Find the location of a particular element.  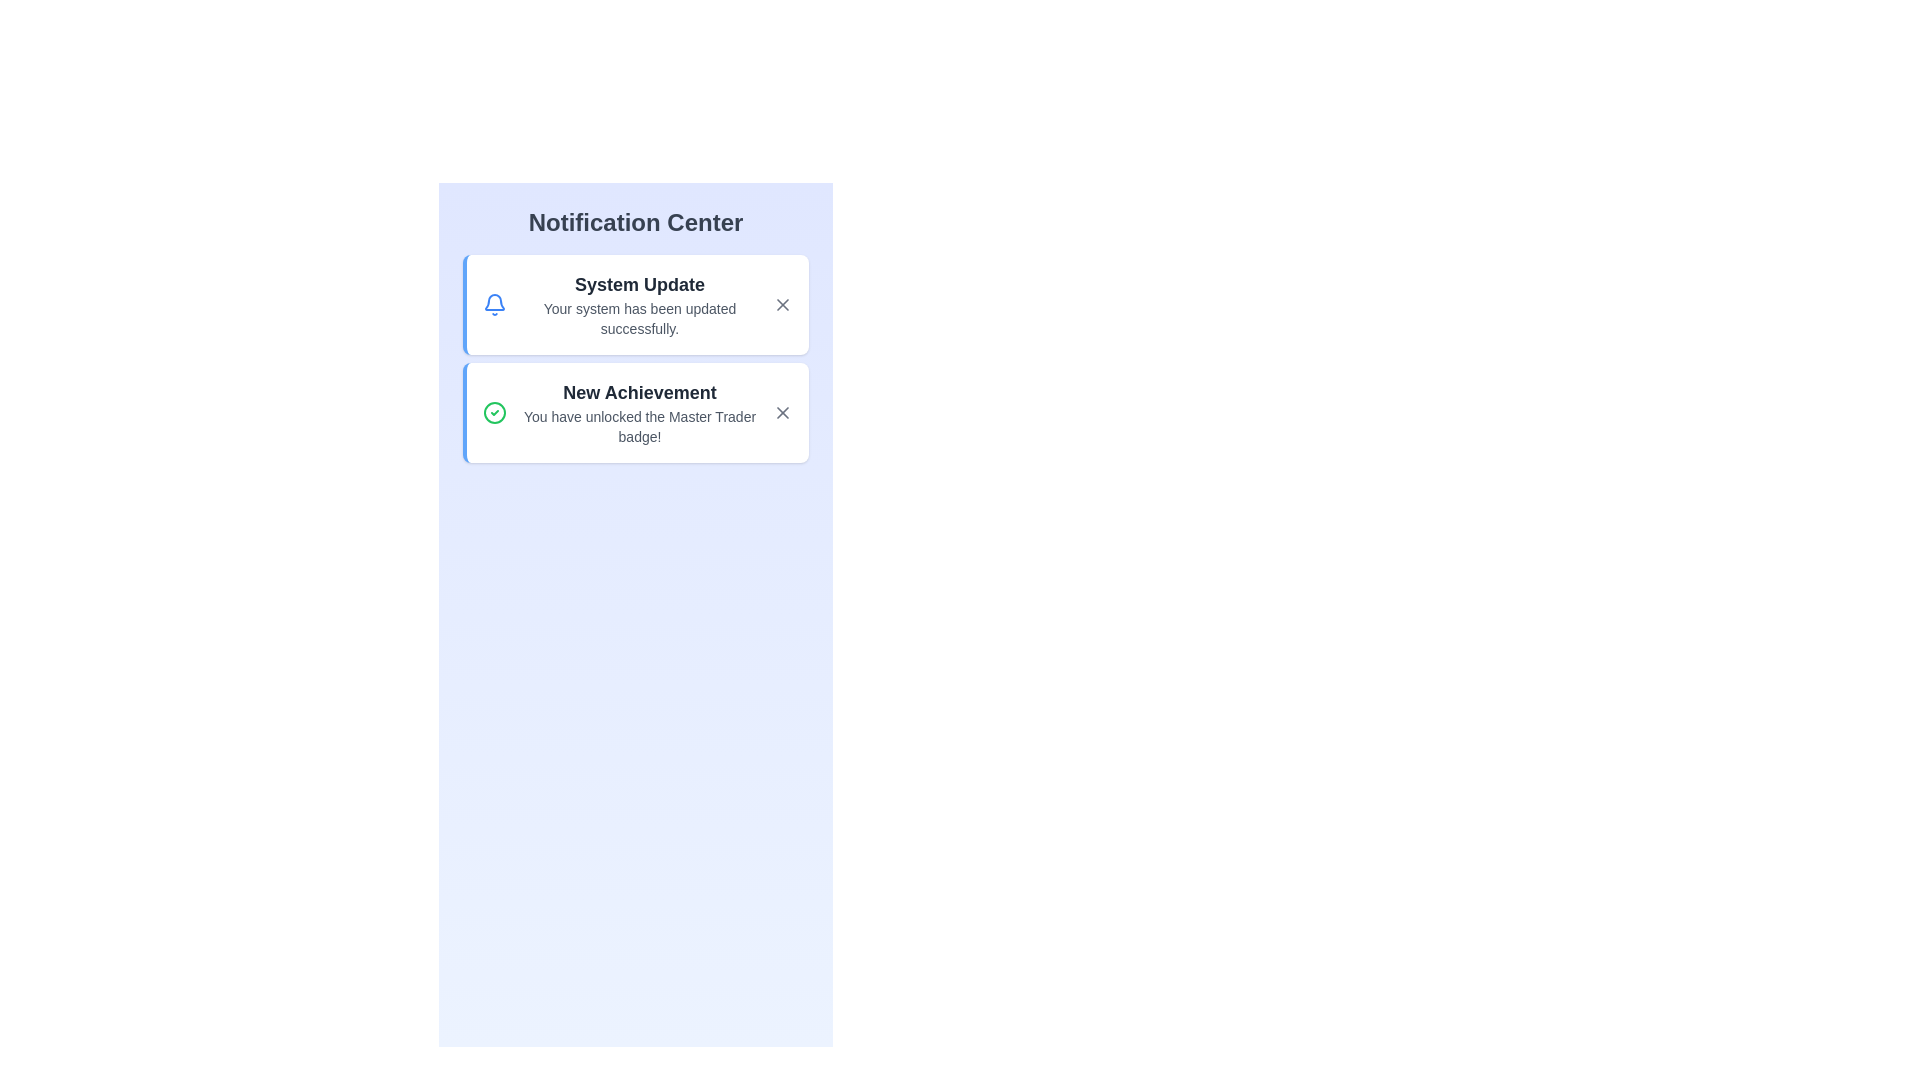

the button located at the top-right corner of the 'New Achievement' notification card is located at coordinates (781, 411).